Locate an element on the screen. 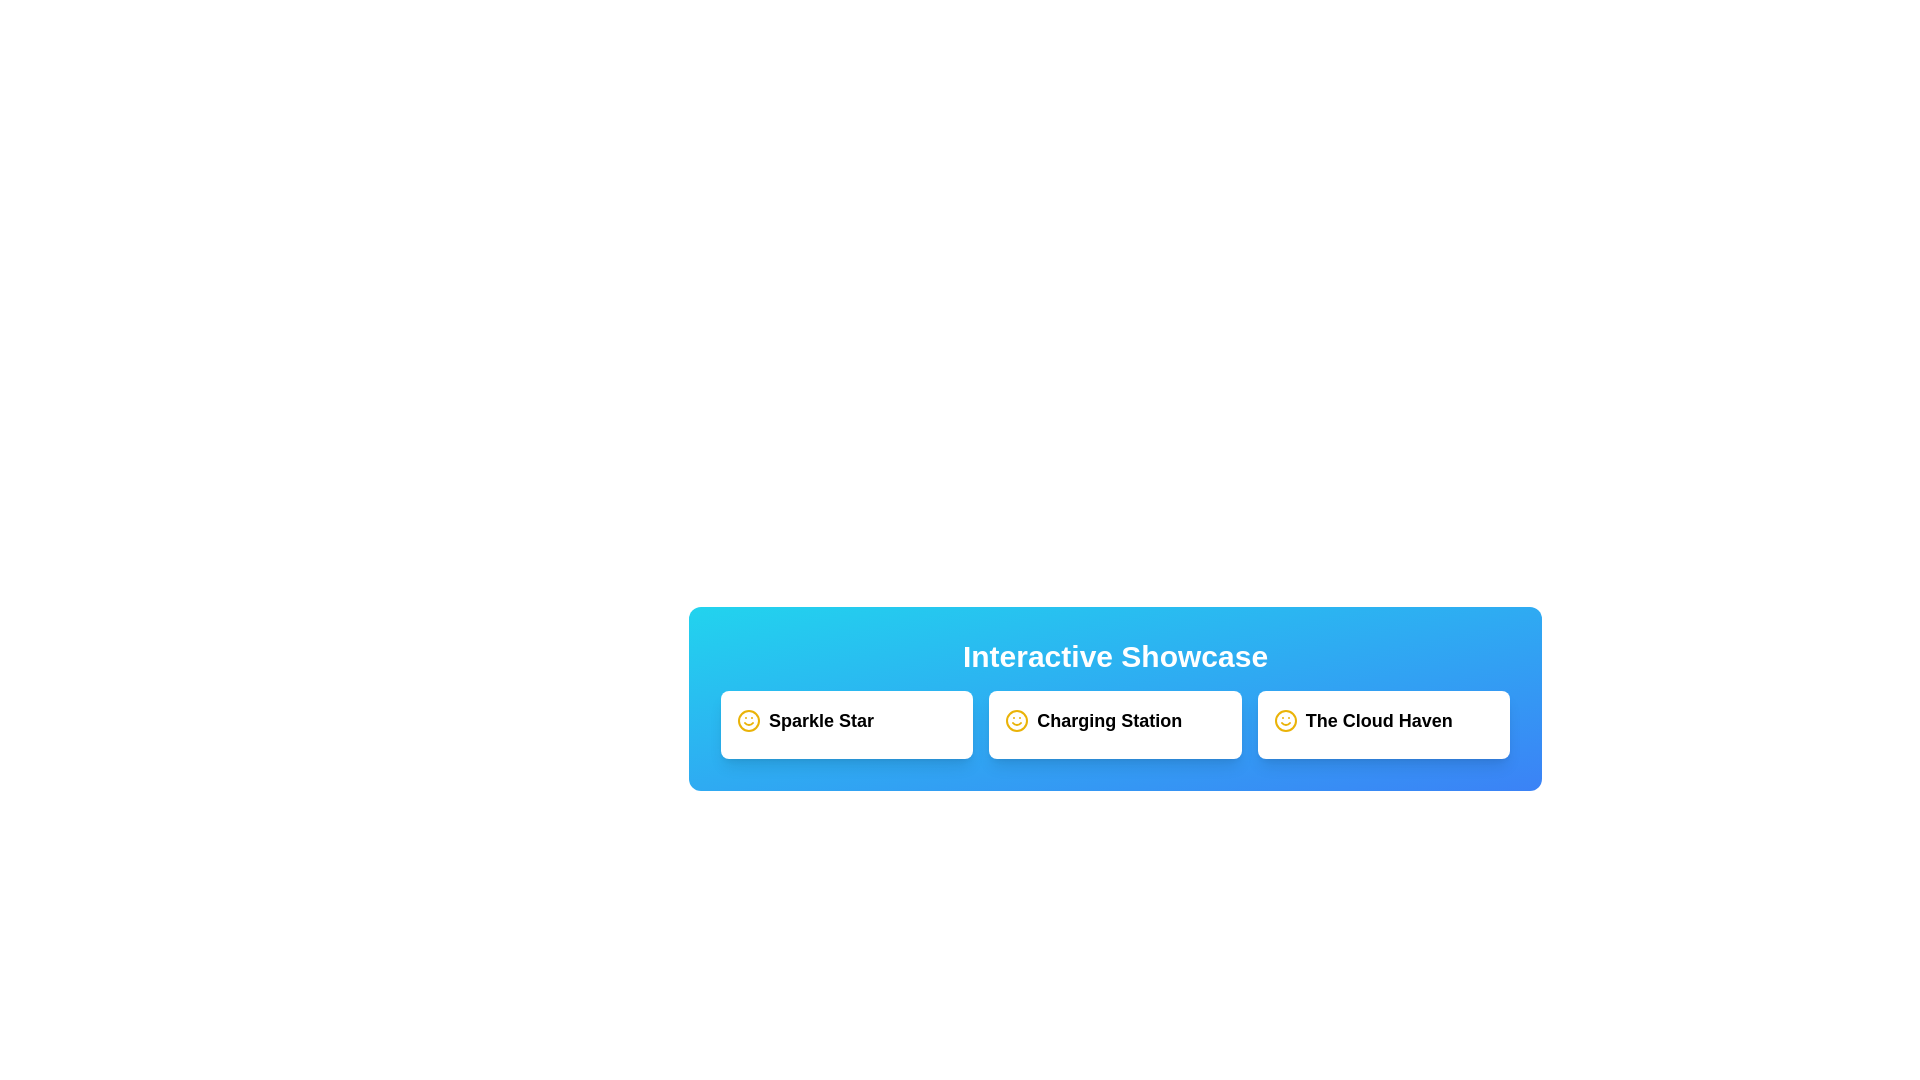 The height and width of the screenshot is (1080, 1920). the text label 'Sparkle Star' which is aligned to the left side next to a smiley icon in the first card under the 'Interactive Showcase' header is located at coordinates (821, 721).